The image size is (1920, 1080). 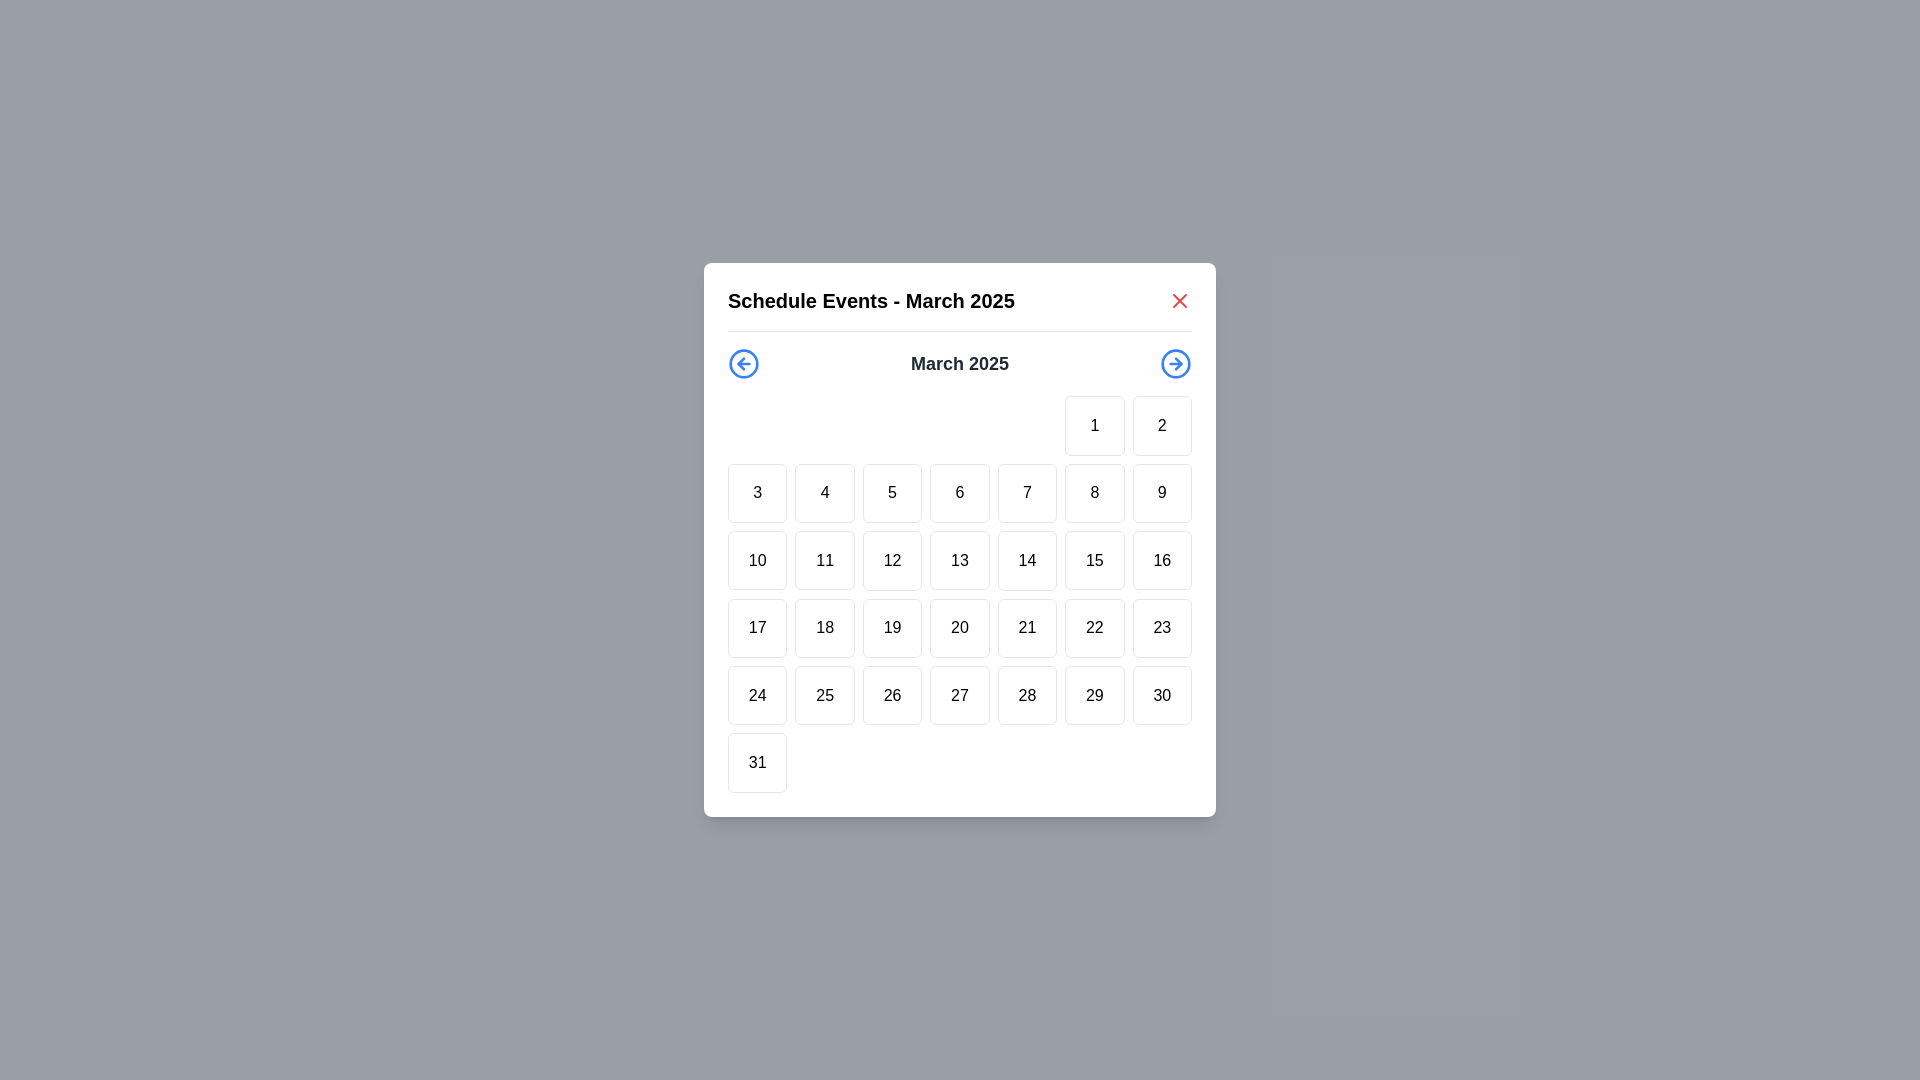 What do you see at coordinates (1027, 424) in the screenshot?
I see `the fifth cell in the first row of the calendar grid` at bounding box center [1027, 424].